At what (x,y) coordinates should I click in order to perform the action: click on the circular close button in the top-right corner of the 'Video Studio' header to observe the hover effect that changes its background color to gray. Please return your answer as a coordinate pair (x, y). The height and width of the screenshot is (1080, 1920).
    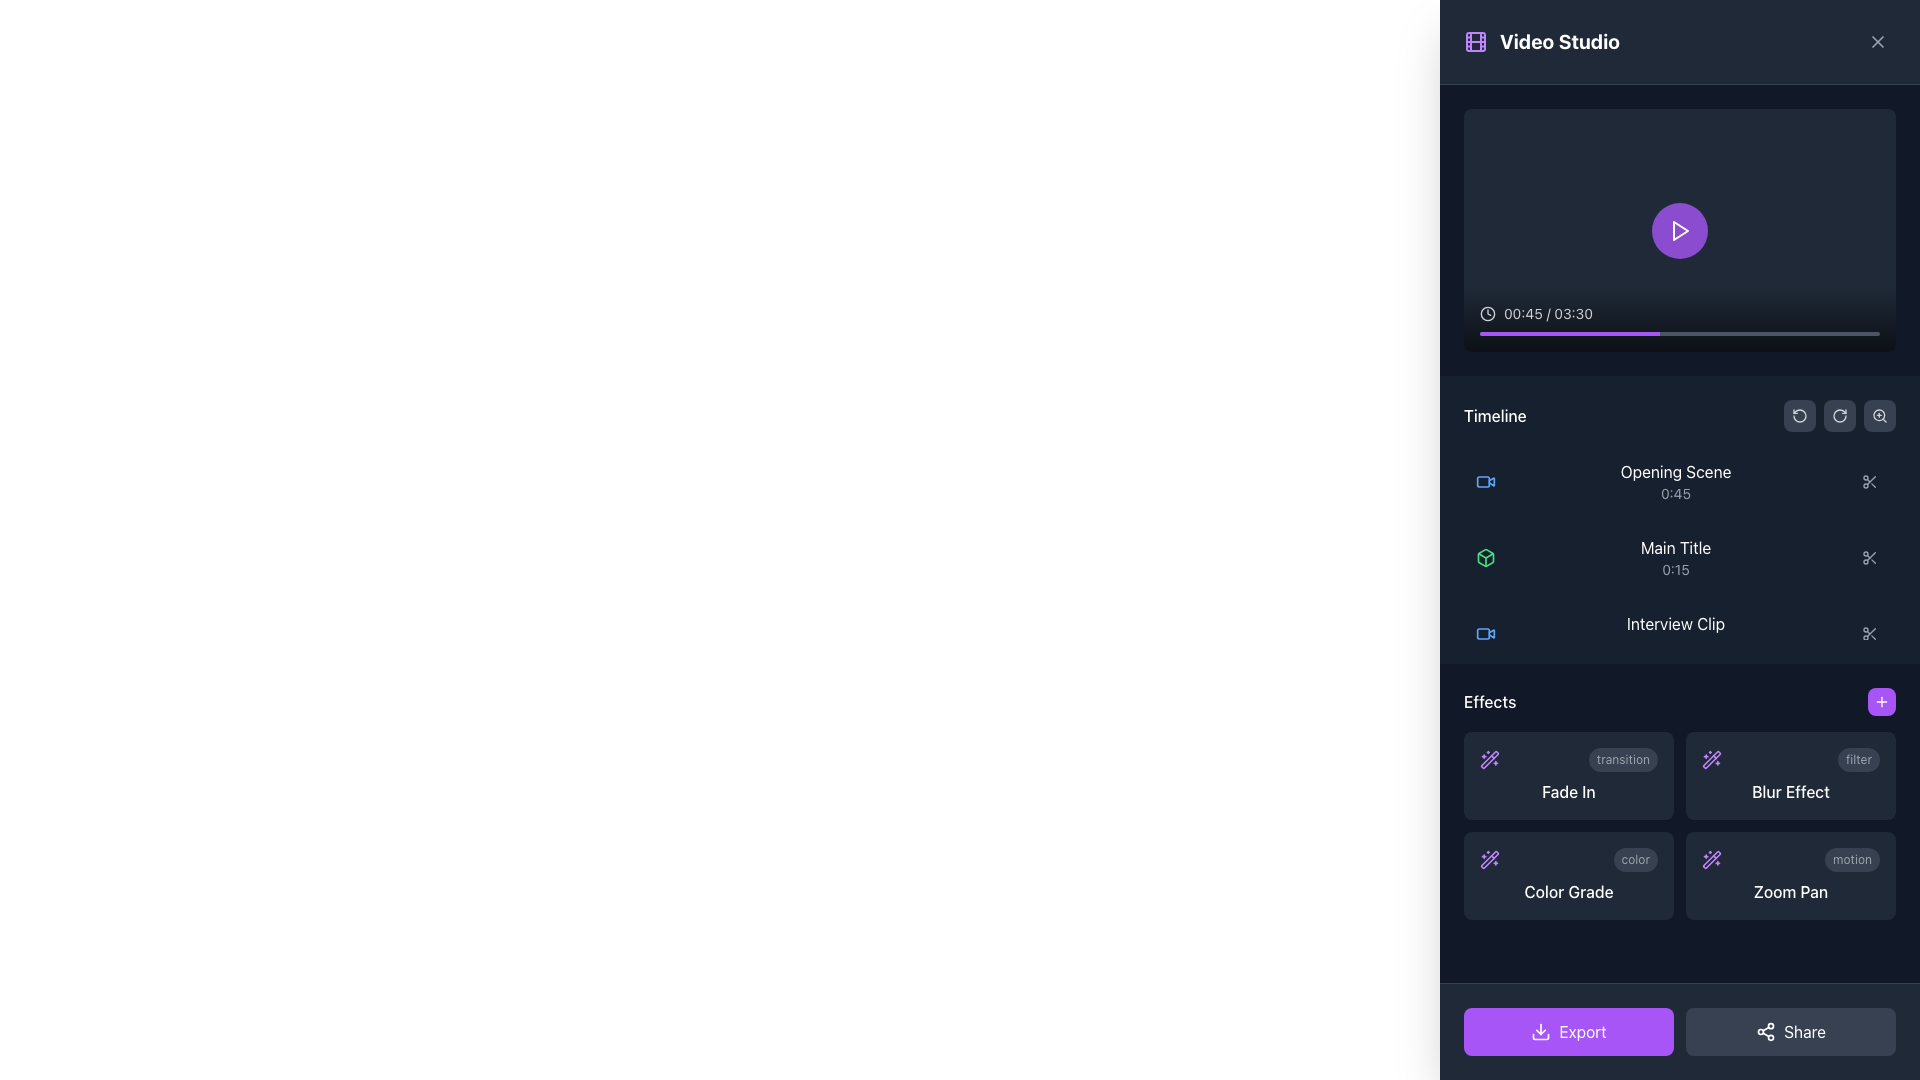
    Looking at the image, I should click on (1876, 42).